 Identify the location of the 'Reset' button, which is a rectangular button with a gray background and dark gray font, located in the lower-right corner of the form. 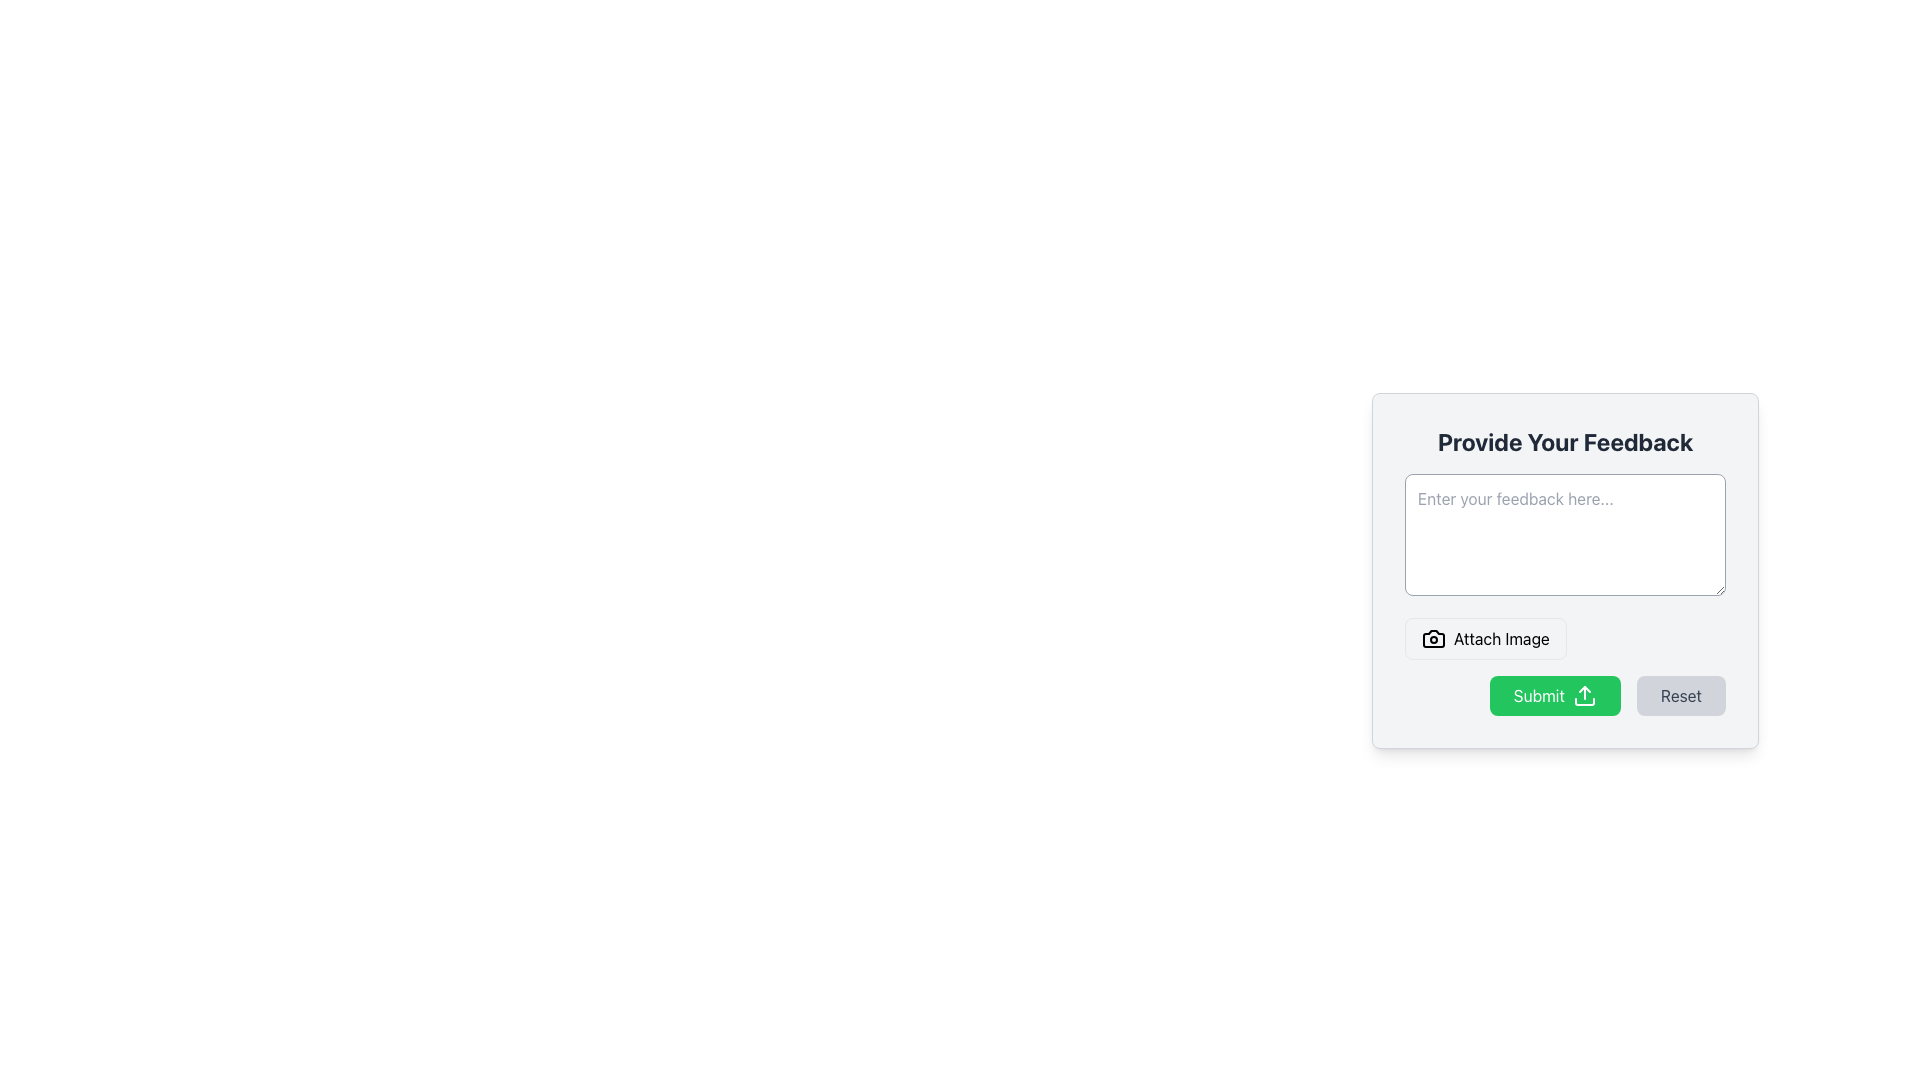
(1680, 694).